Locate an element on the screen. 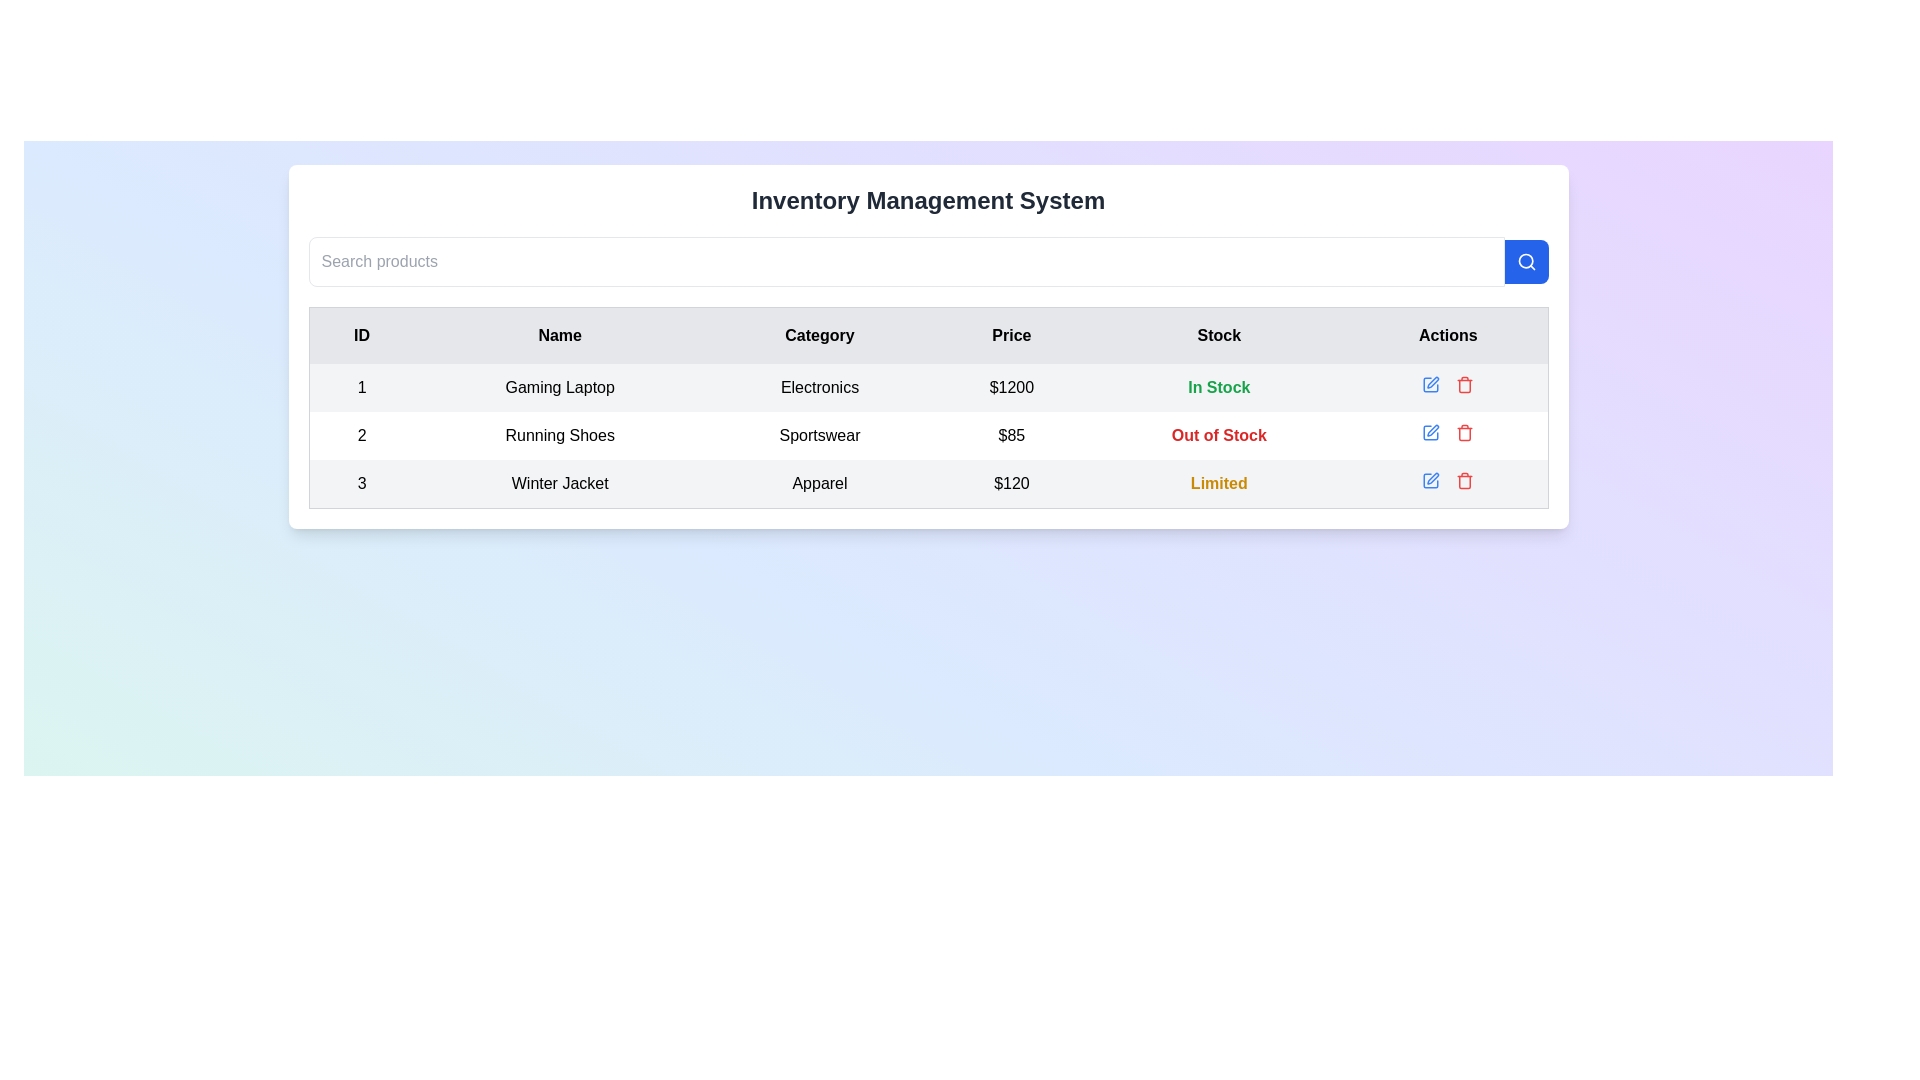 This screenshot has height=1080, width=1920. the Text Label in the fifth column header for stock status, which is positioned between 'Price' and 'Actions' is located at coordinates (1218, 334).